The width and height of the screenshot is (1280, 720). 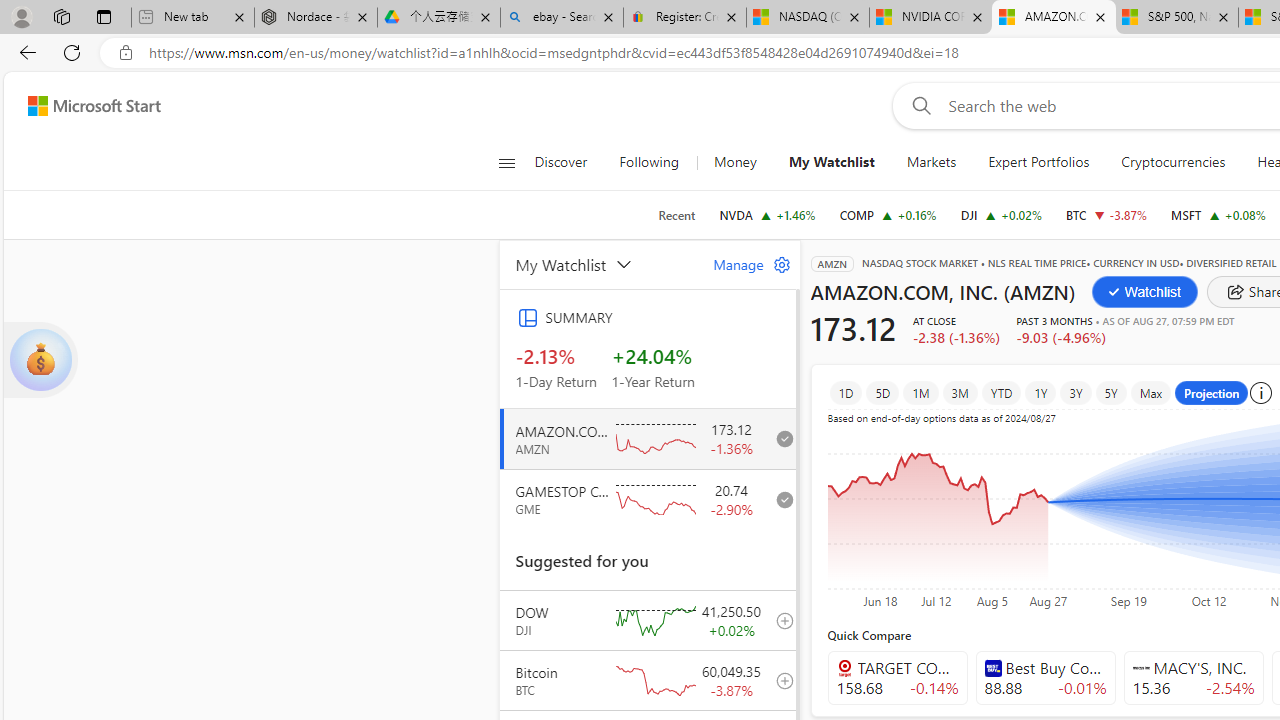 I want to click on '3M', so click(x=960, y=392).